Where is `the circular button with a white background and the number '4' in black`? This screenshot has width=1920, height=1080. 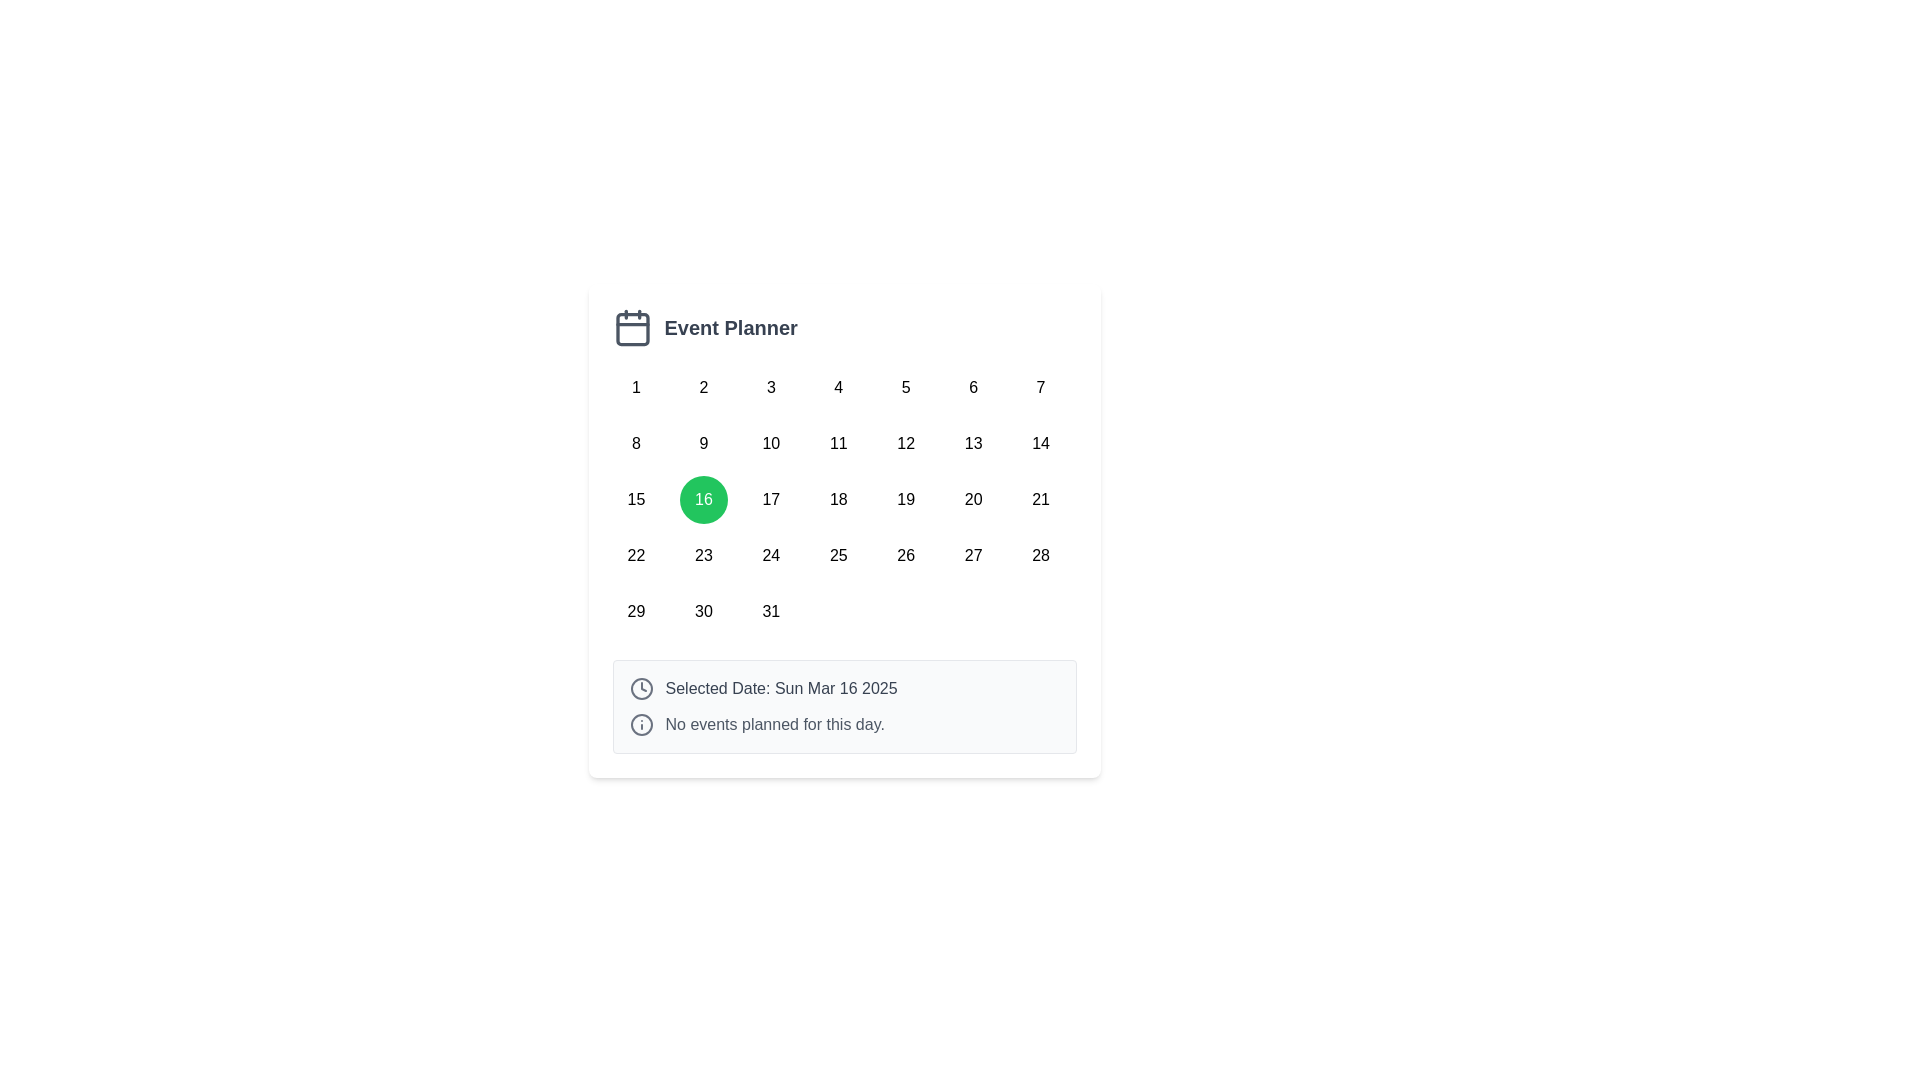 the circular button with a white background and the number '4' in black is located at coordinates (838, 388).